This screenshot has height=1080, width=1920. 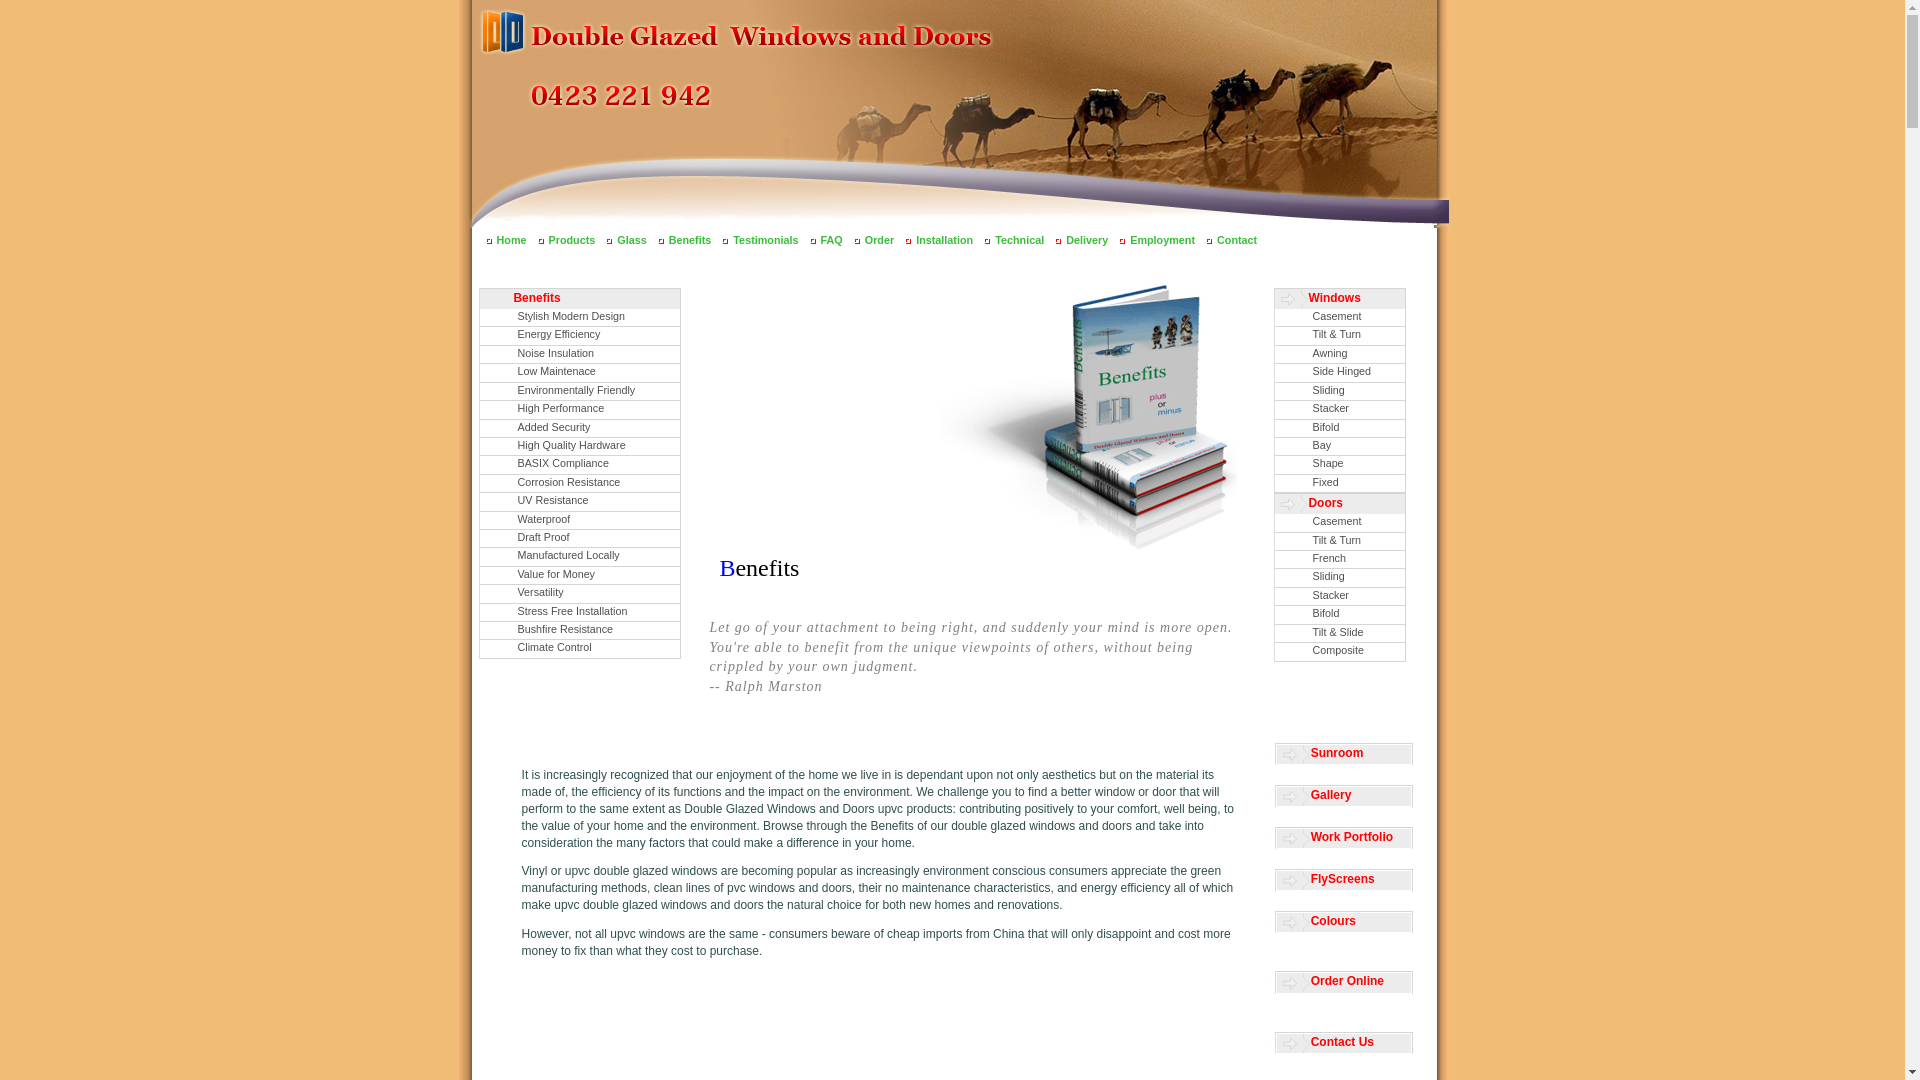 I want to click on 'Windows', so click(x=1339, y=299).